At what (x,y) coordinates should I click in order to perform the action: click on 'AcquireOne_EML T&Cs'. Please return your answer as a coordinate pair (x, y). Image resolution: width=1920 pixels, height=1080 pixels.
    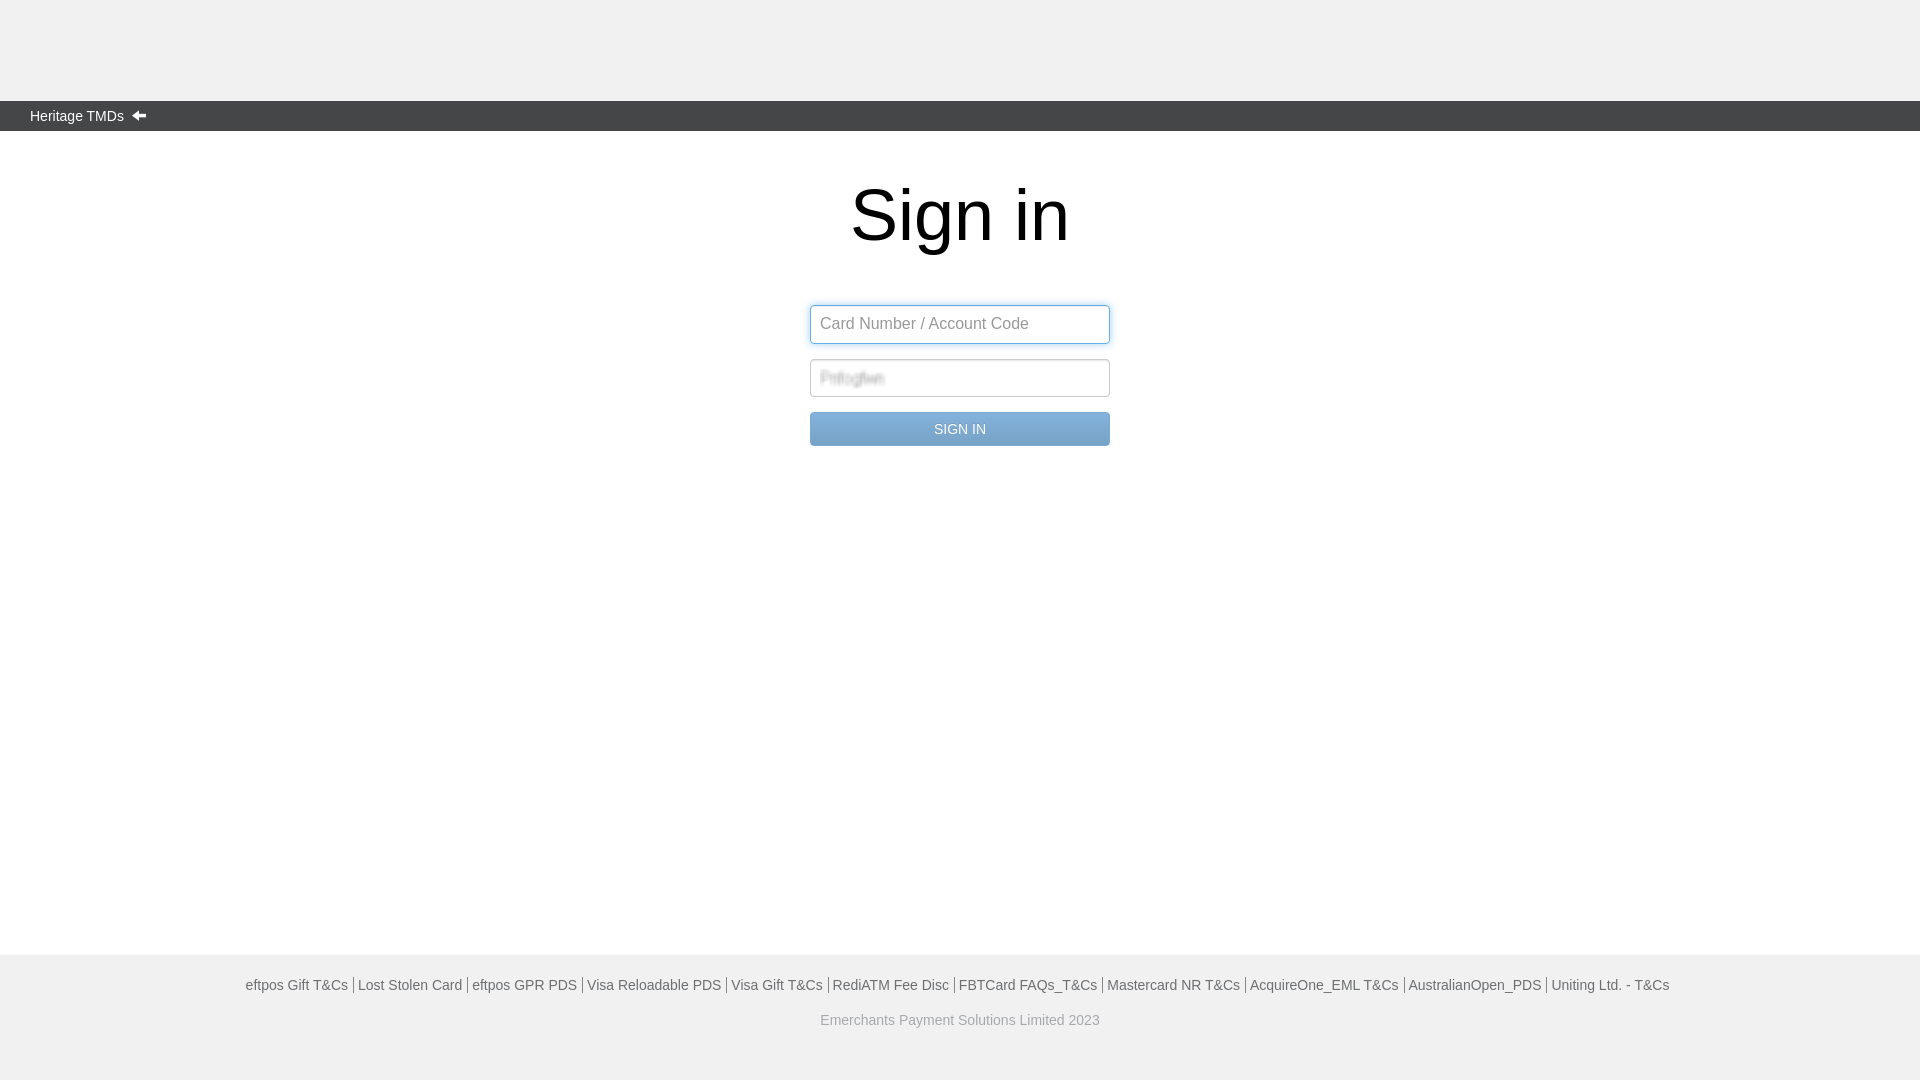
    Looking at the image, I should click on (1324, 983).